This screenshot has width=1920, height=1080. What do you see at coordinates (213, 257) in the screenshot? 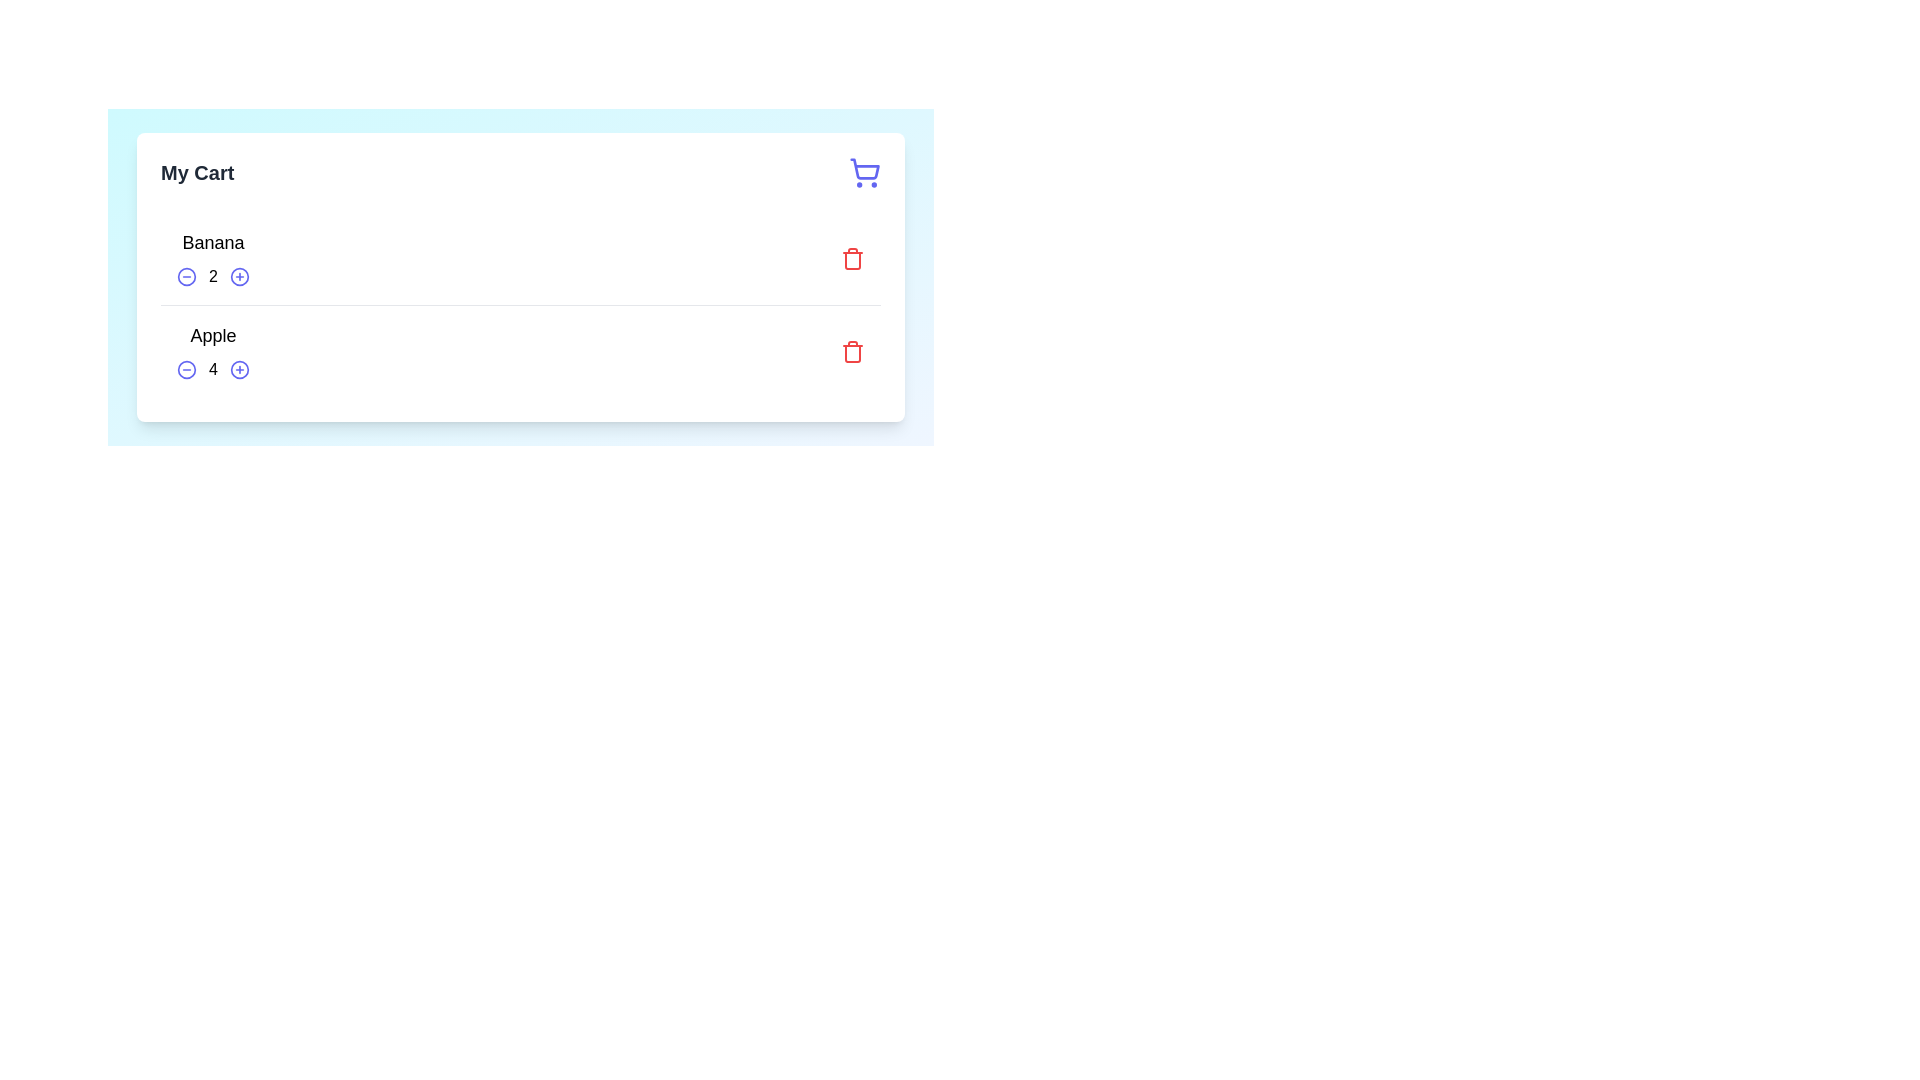
I see `item name 'Banana' and its quantity '2' from the Cart item display with quantity control, located at the top section of the cart list interface` at bounding box center [213, 257].